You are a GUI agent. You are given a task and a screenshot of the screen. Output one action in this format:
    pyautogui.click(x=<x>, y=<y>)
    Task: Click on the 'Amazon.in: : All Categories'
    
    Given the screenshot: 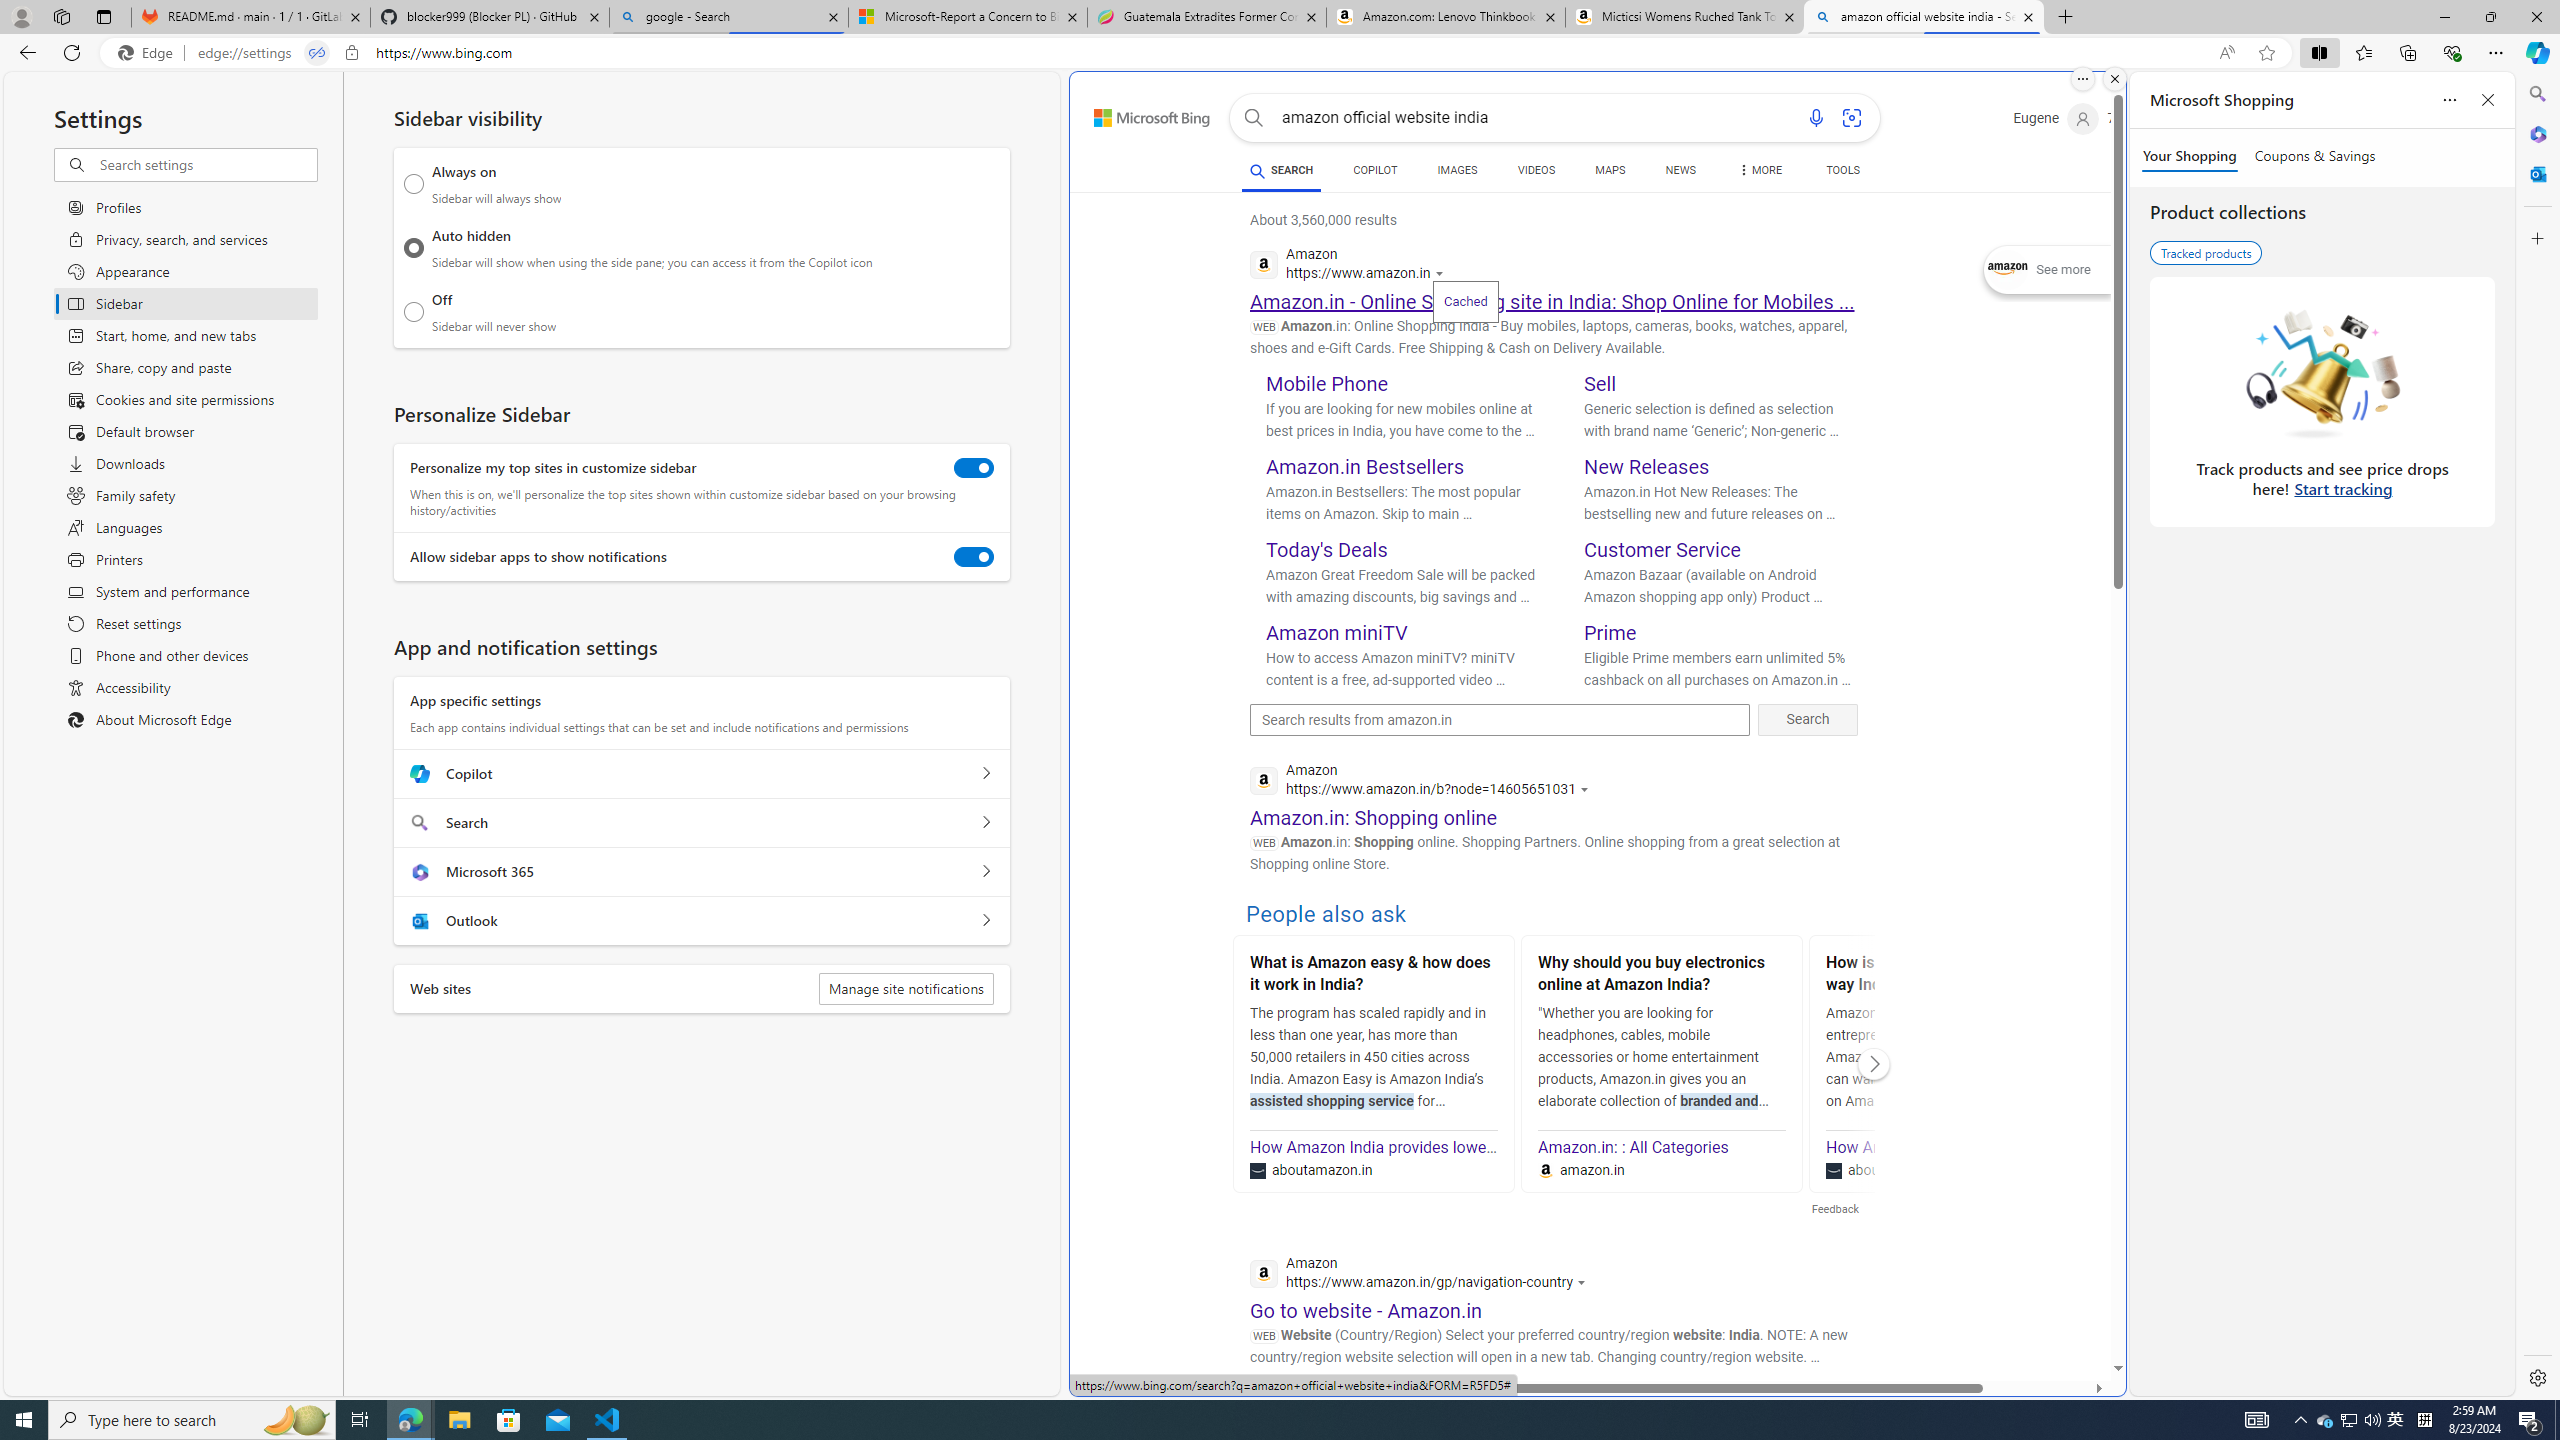 What is the action you would take?
    pyautogui.click(x=1632, y=1146)
    